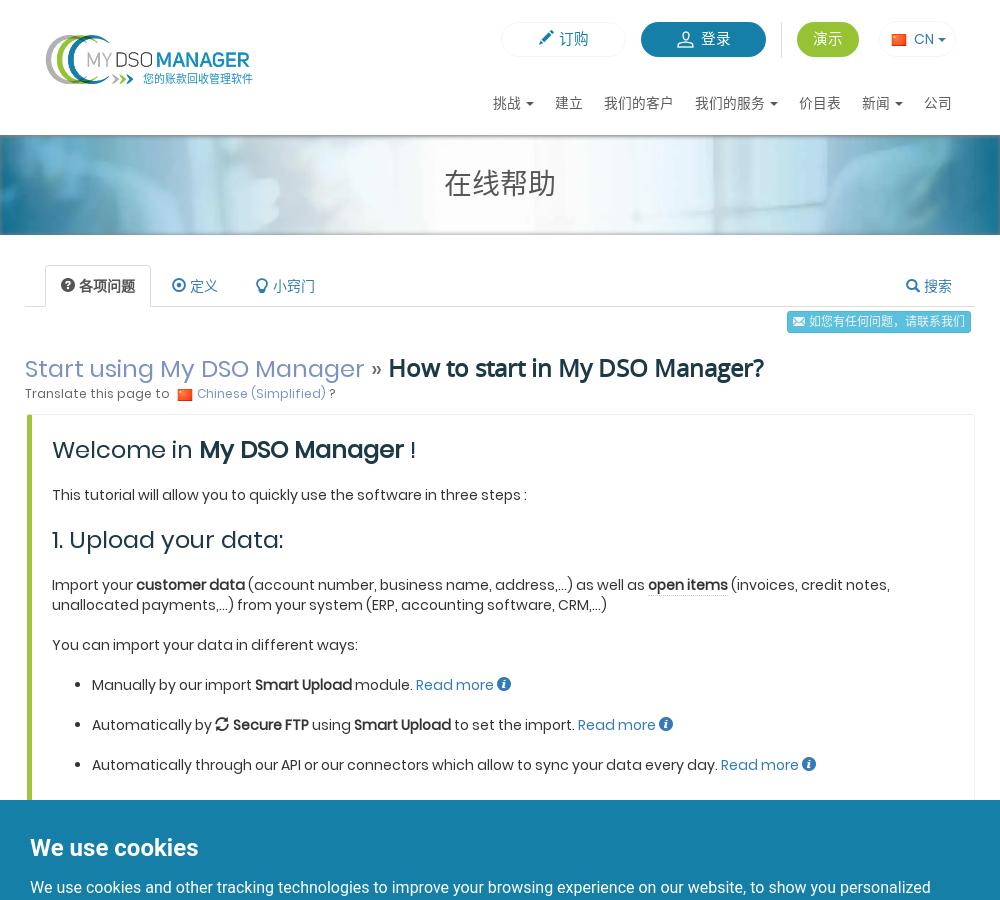 Image resolution: width=1000 pixels, height=900 pixels. Describe the element at coordinates (153, 724) in the screenshot. I see `'Automatically by'` at that location.